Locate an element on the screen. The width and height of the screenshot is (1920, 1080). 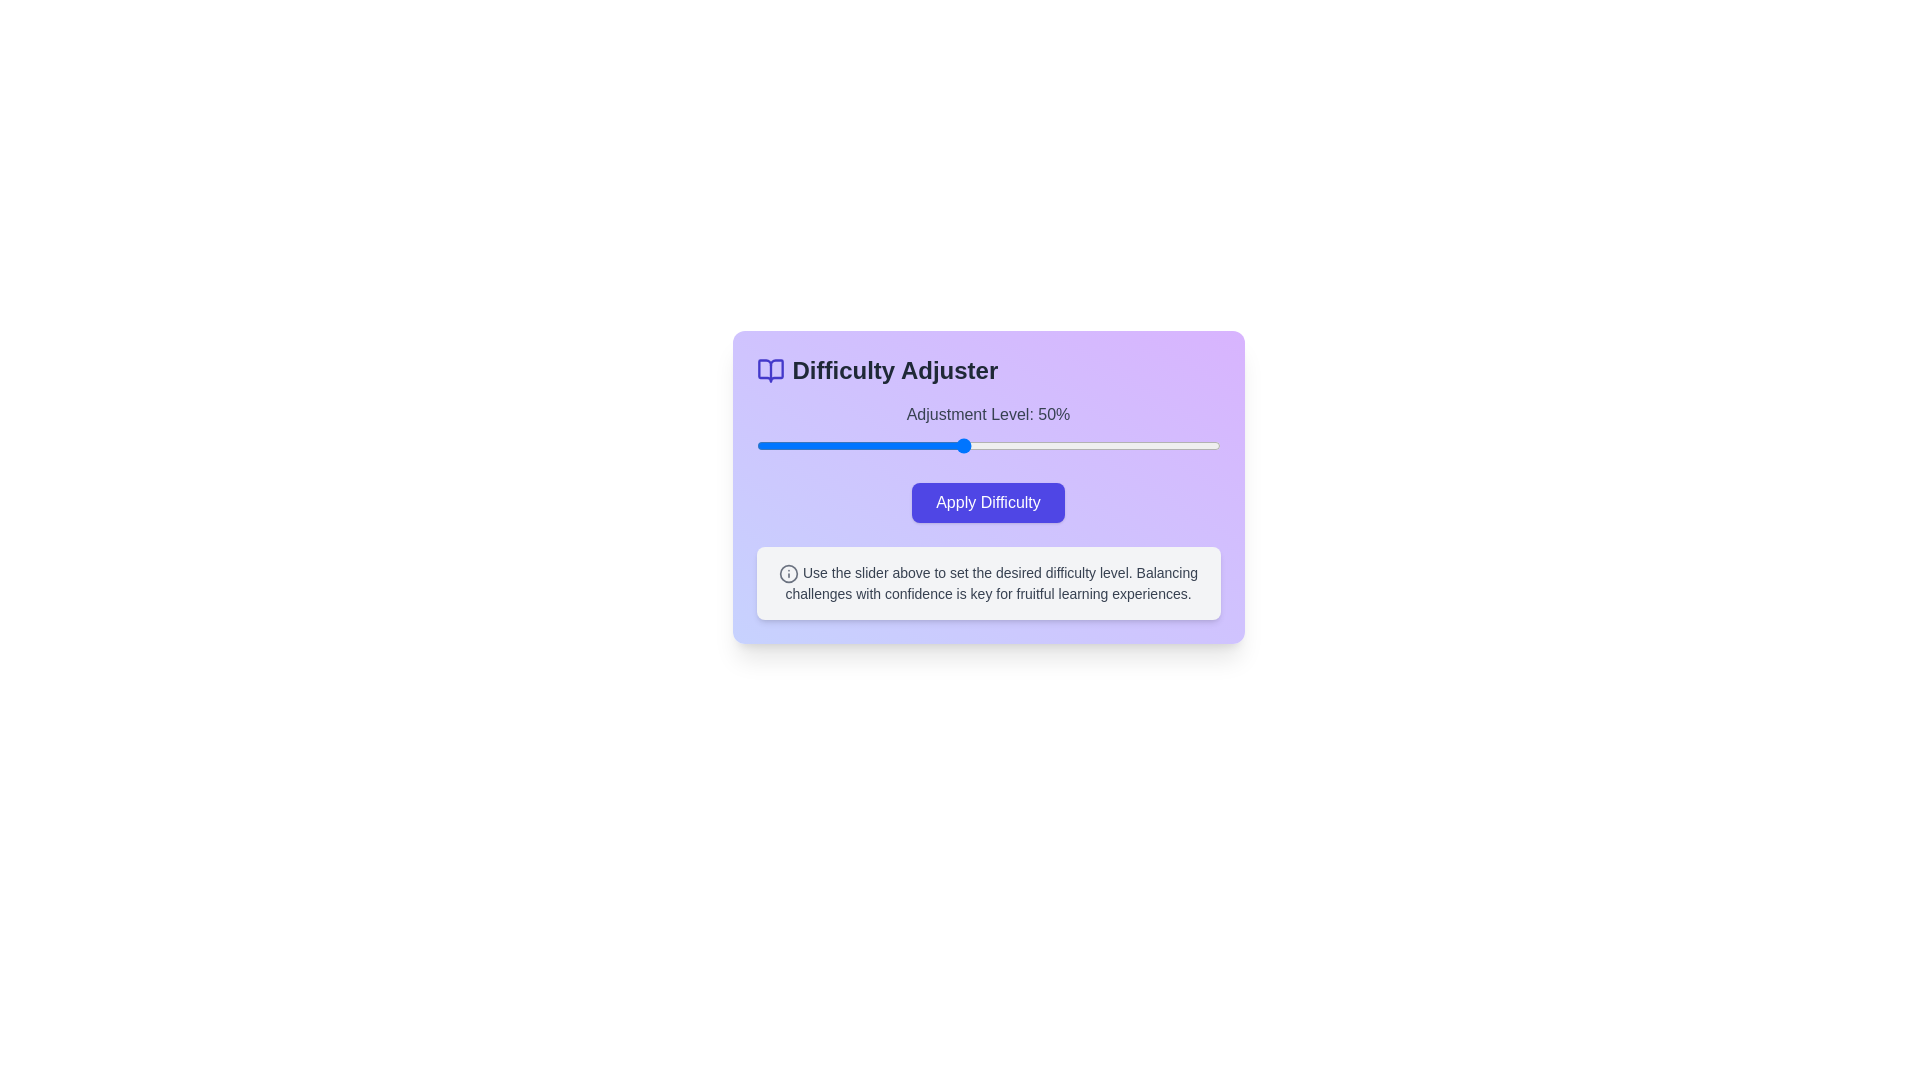
'Apply Difficulty' button to confirm the selected difficulty level is located at coordinates (988, 501).